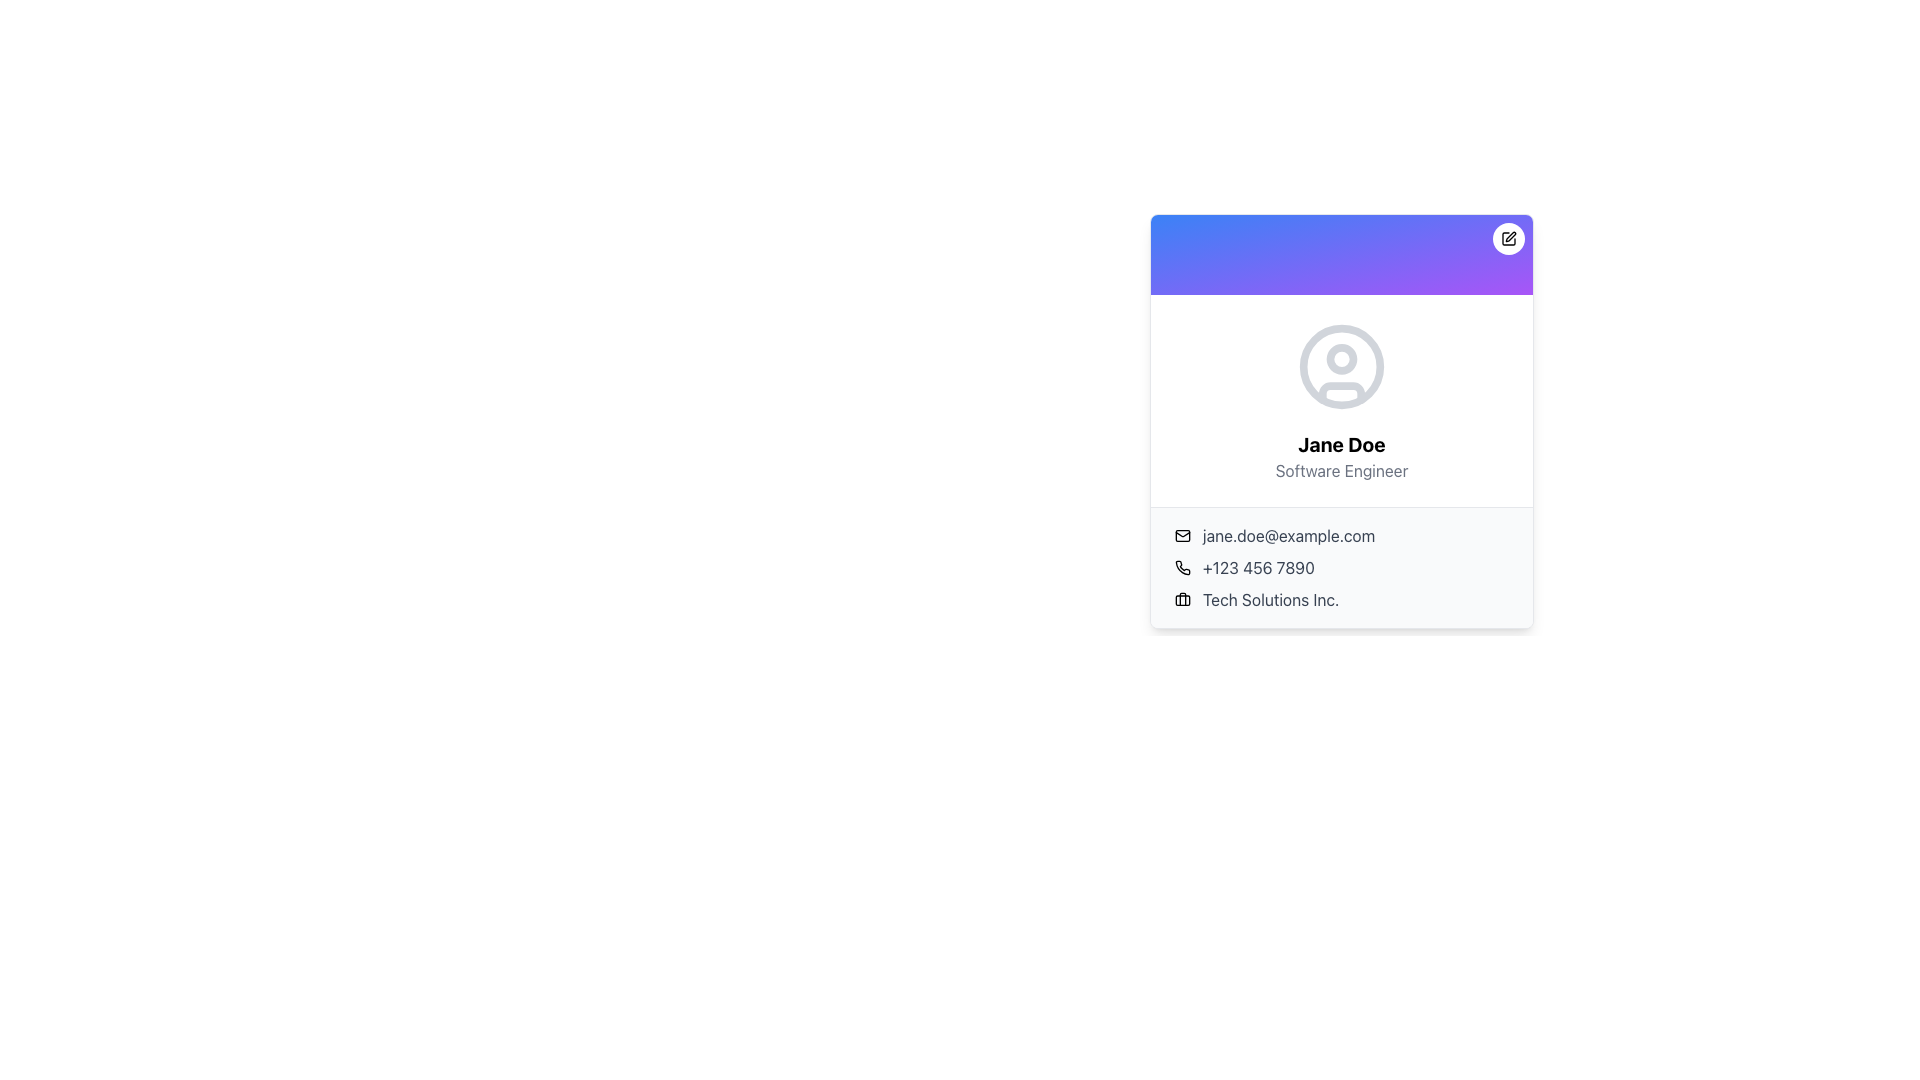 The height and width of the screenshot is (1080, 1920). Describe the element at coordinates (1342, 366) in the screenshot. I see `the User Avatar icon, which is a circular placeholder for a profile image, located at the top center of the card layout` at that location.